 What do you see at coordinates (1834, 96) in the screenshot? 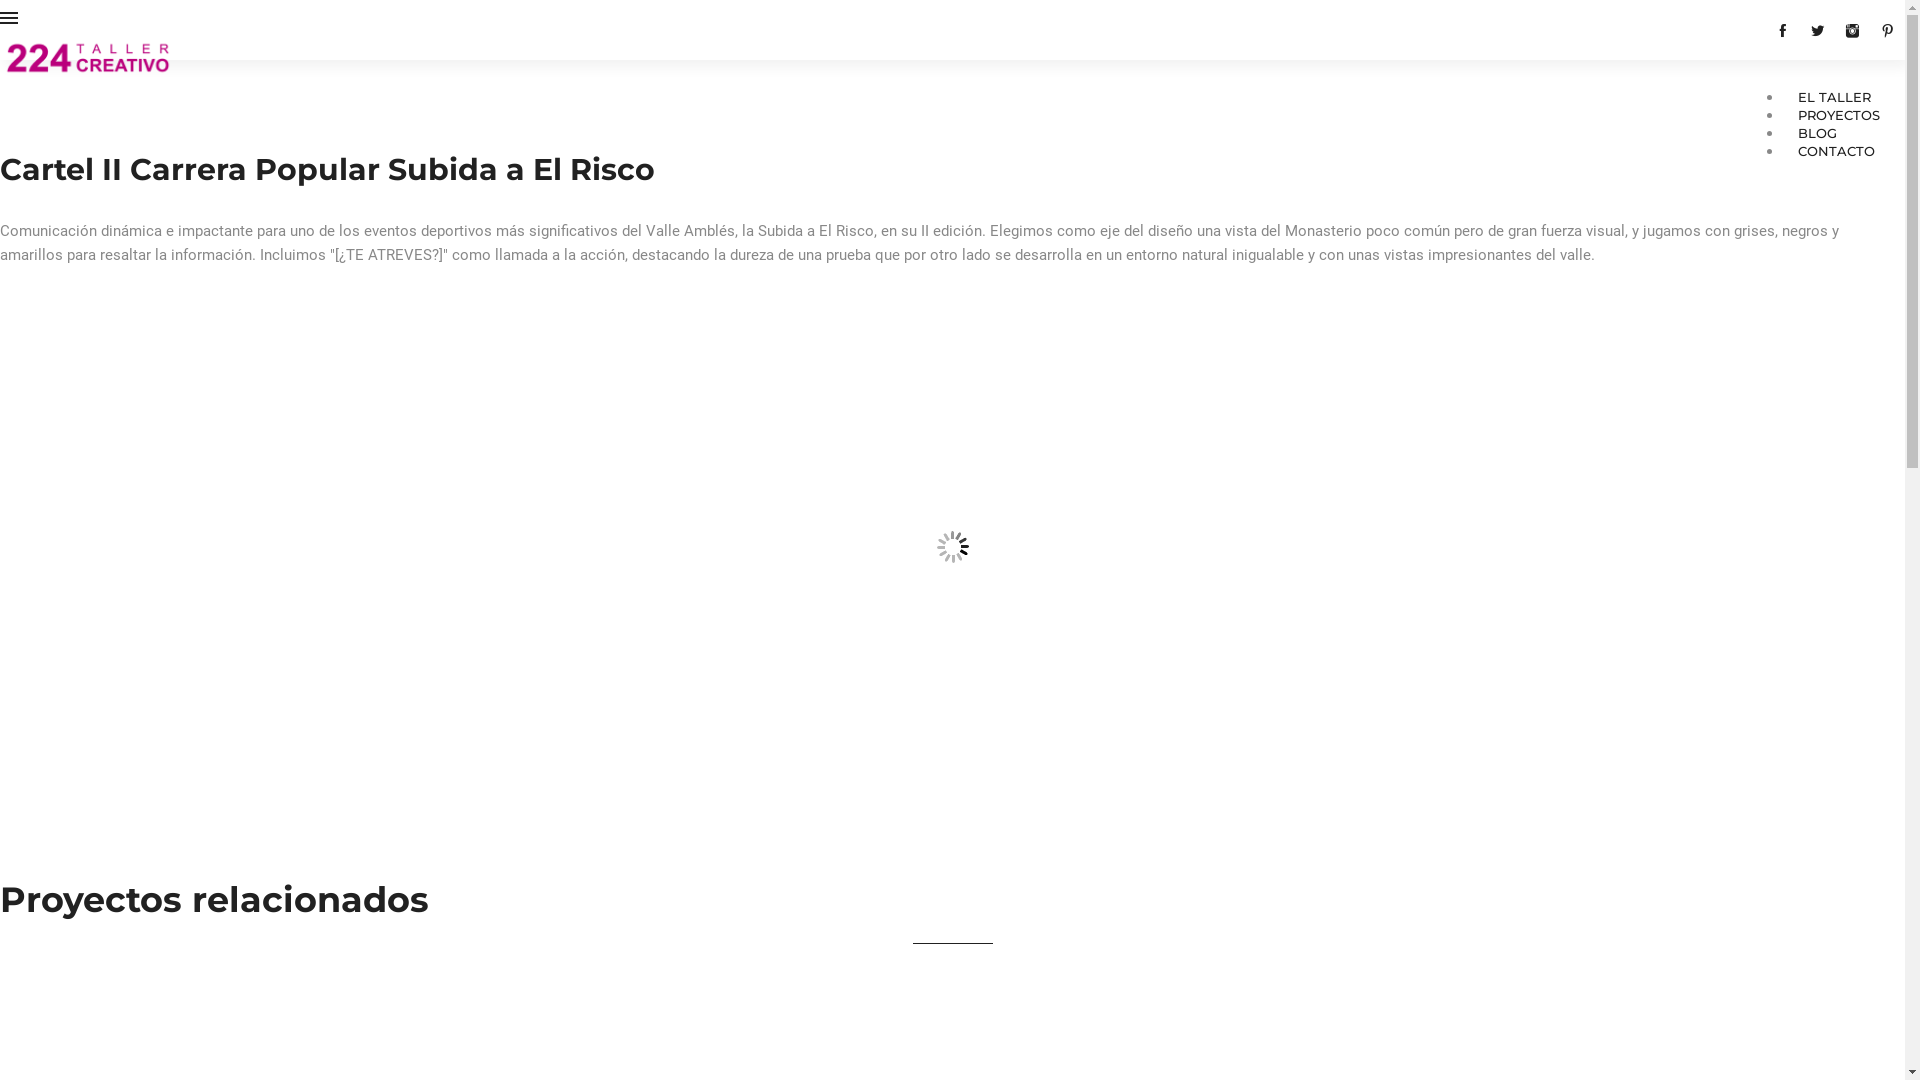
I see `'EL TALLER'` at bounding box center [1834, 96].